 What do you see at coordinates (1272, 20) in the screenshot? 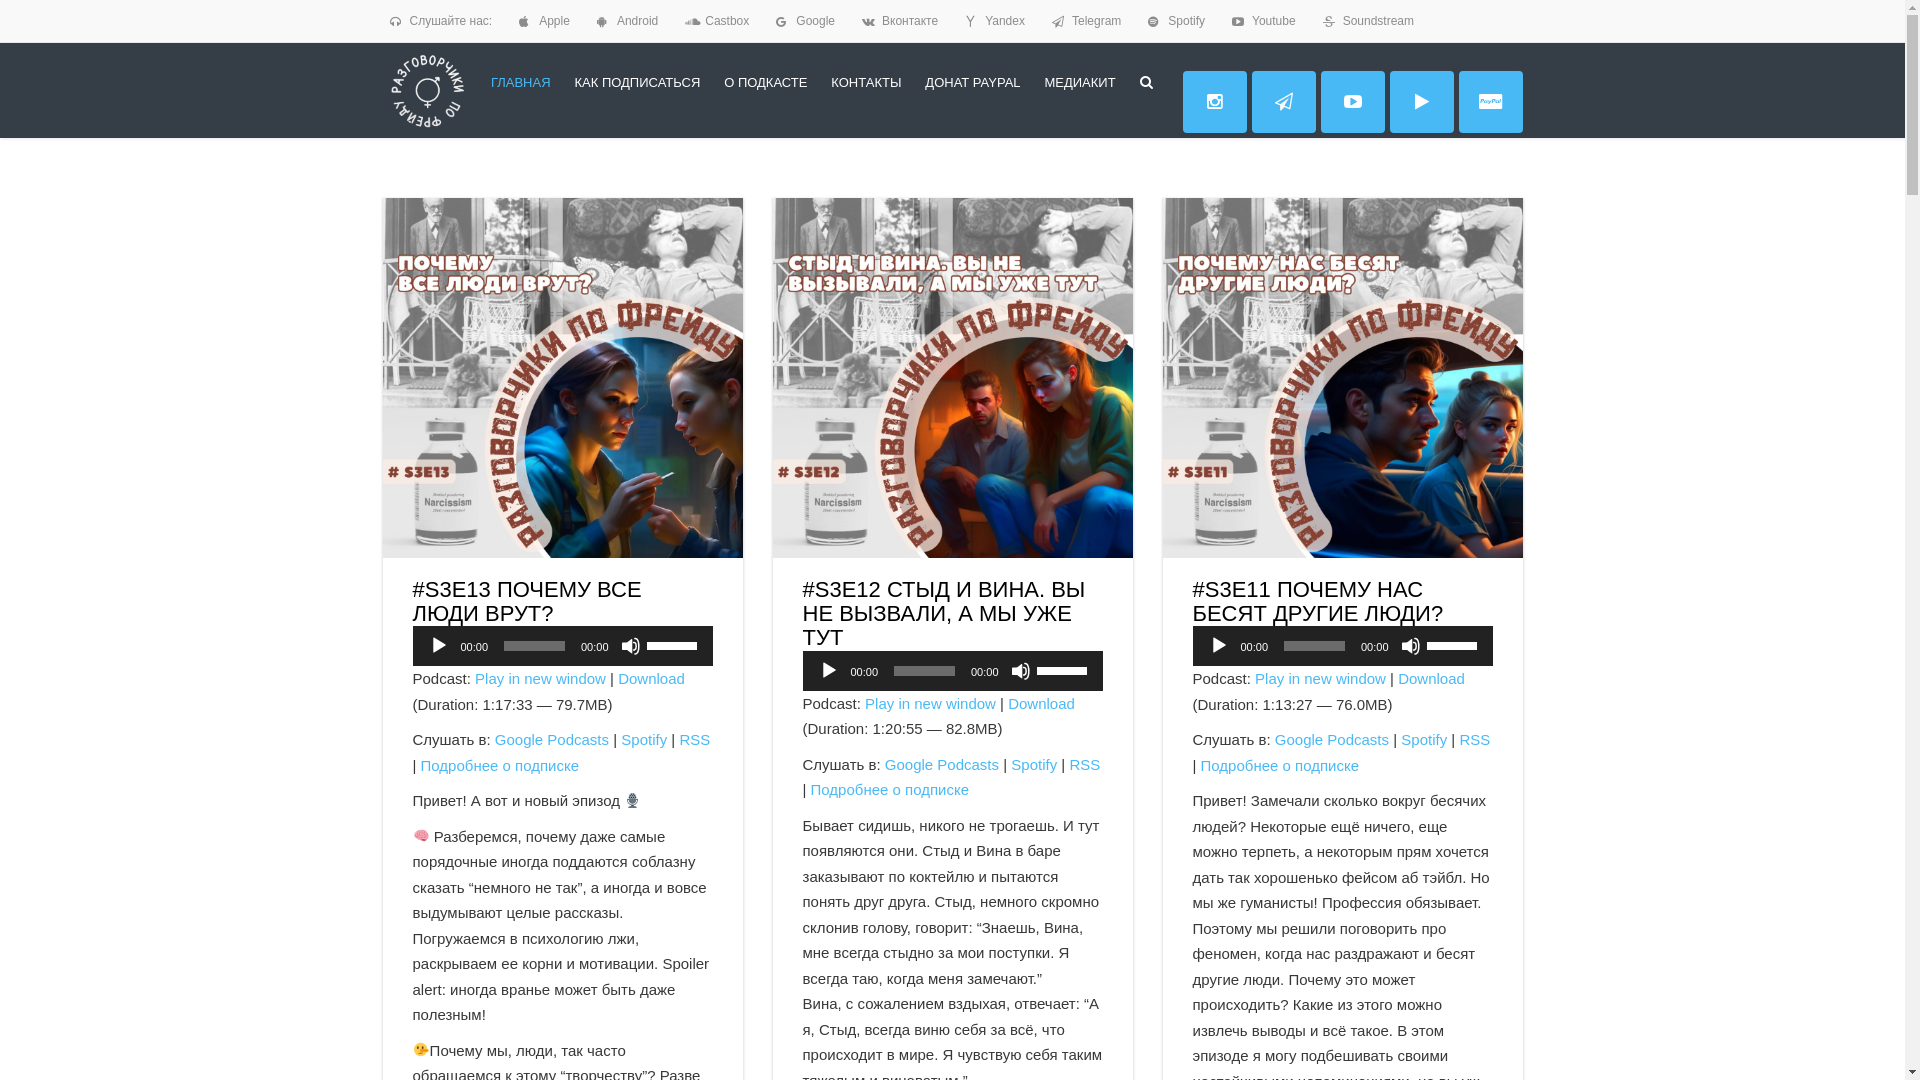
I see `'Youtube'` at bounding box center [1272, 20].